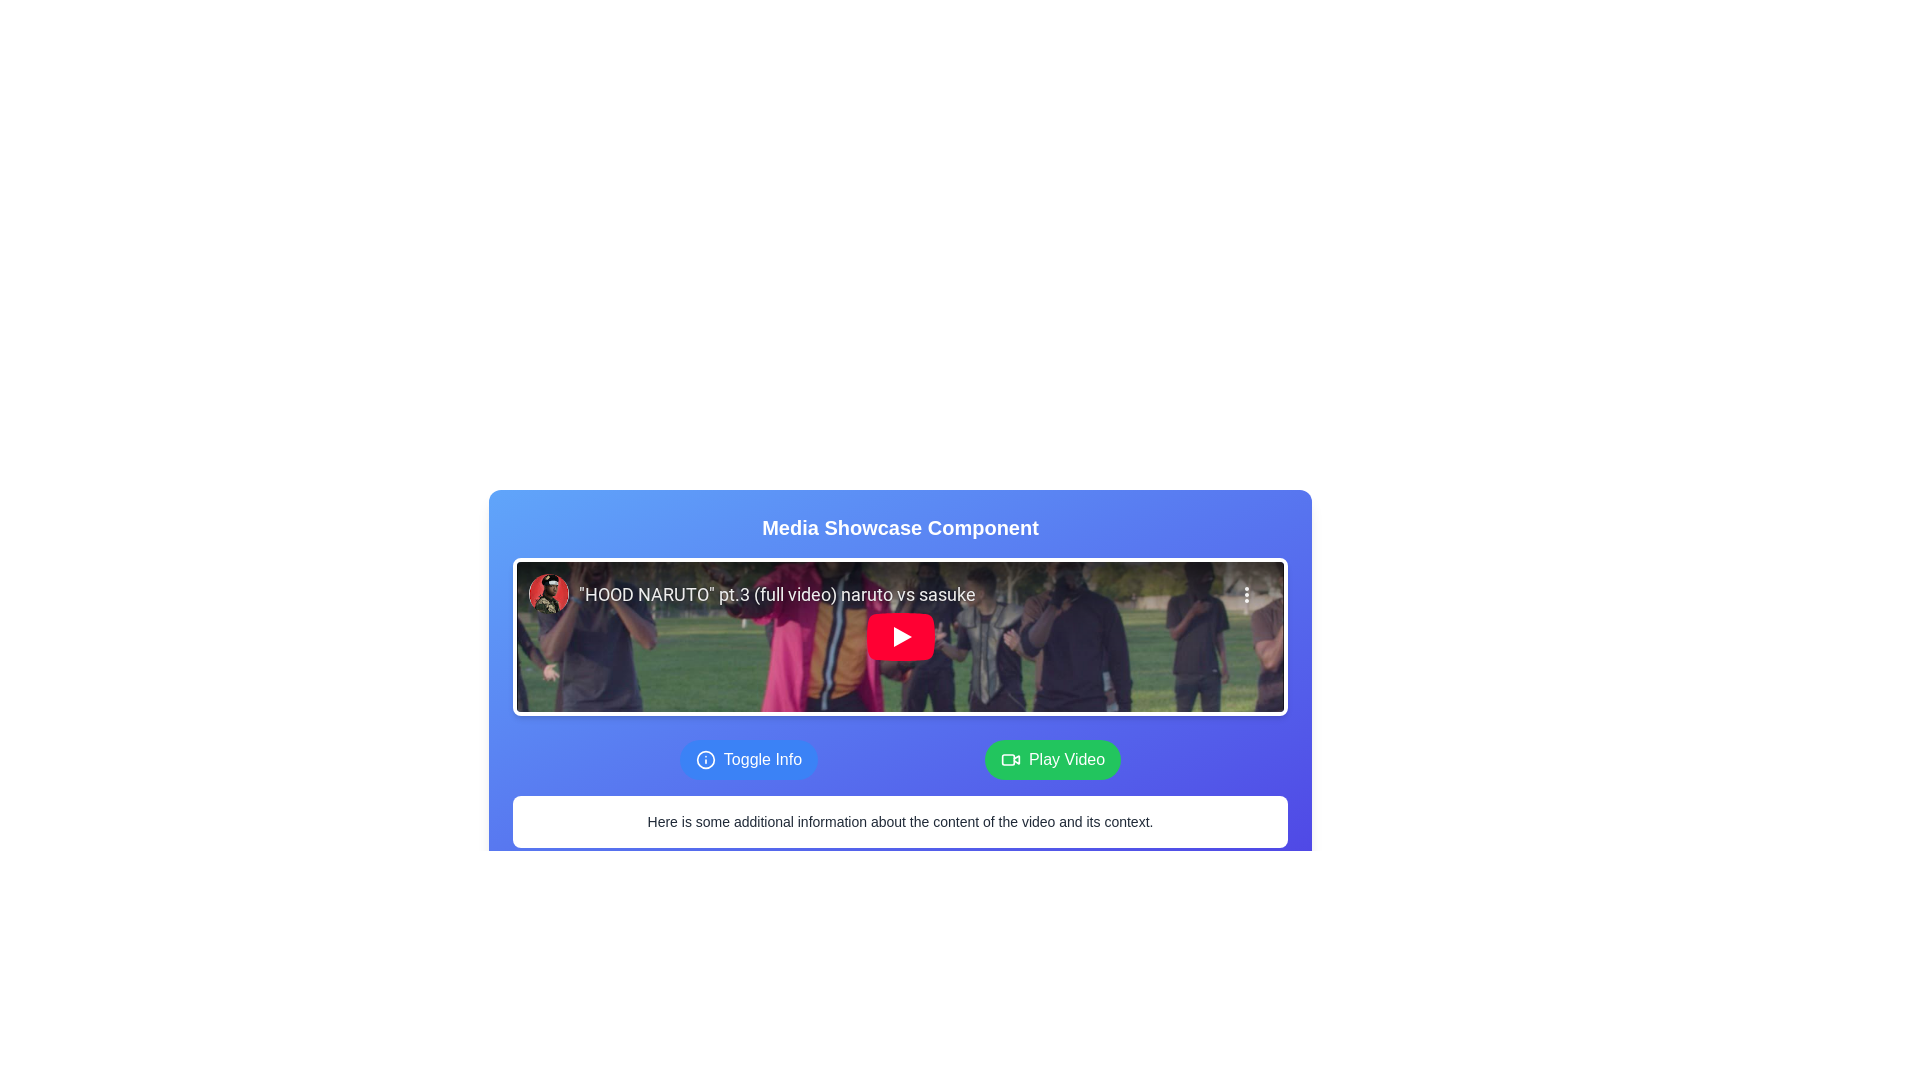 The width and height of the screenshot is (1920, 1080). I want to click on the Embedded Video Player titled 'Amazing Video', so click(899, 636).